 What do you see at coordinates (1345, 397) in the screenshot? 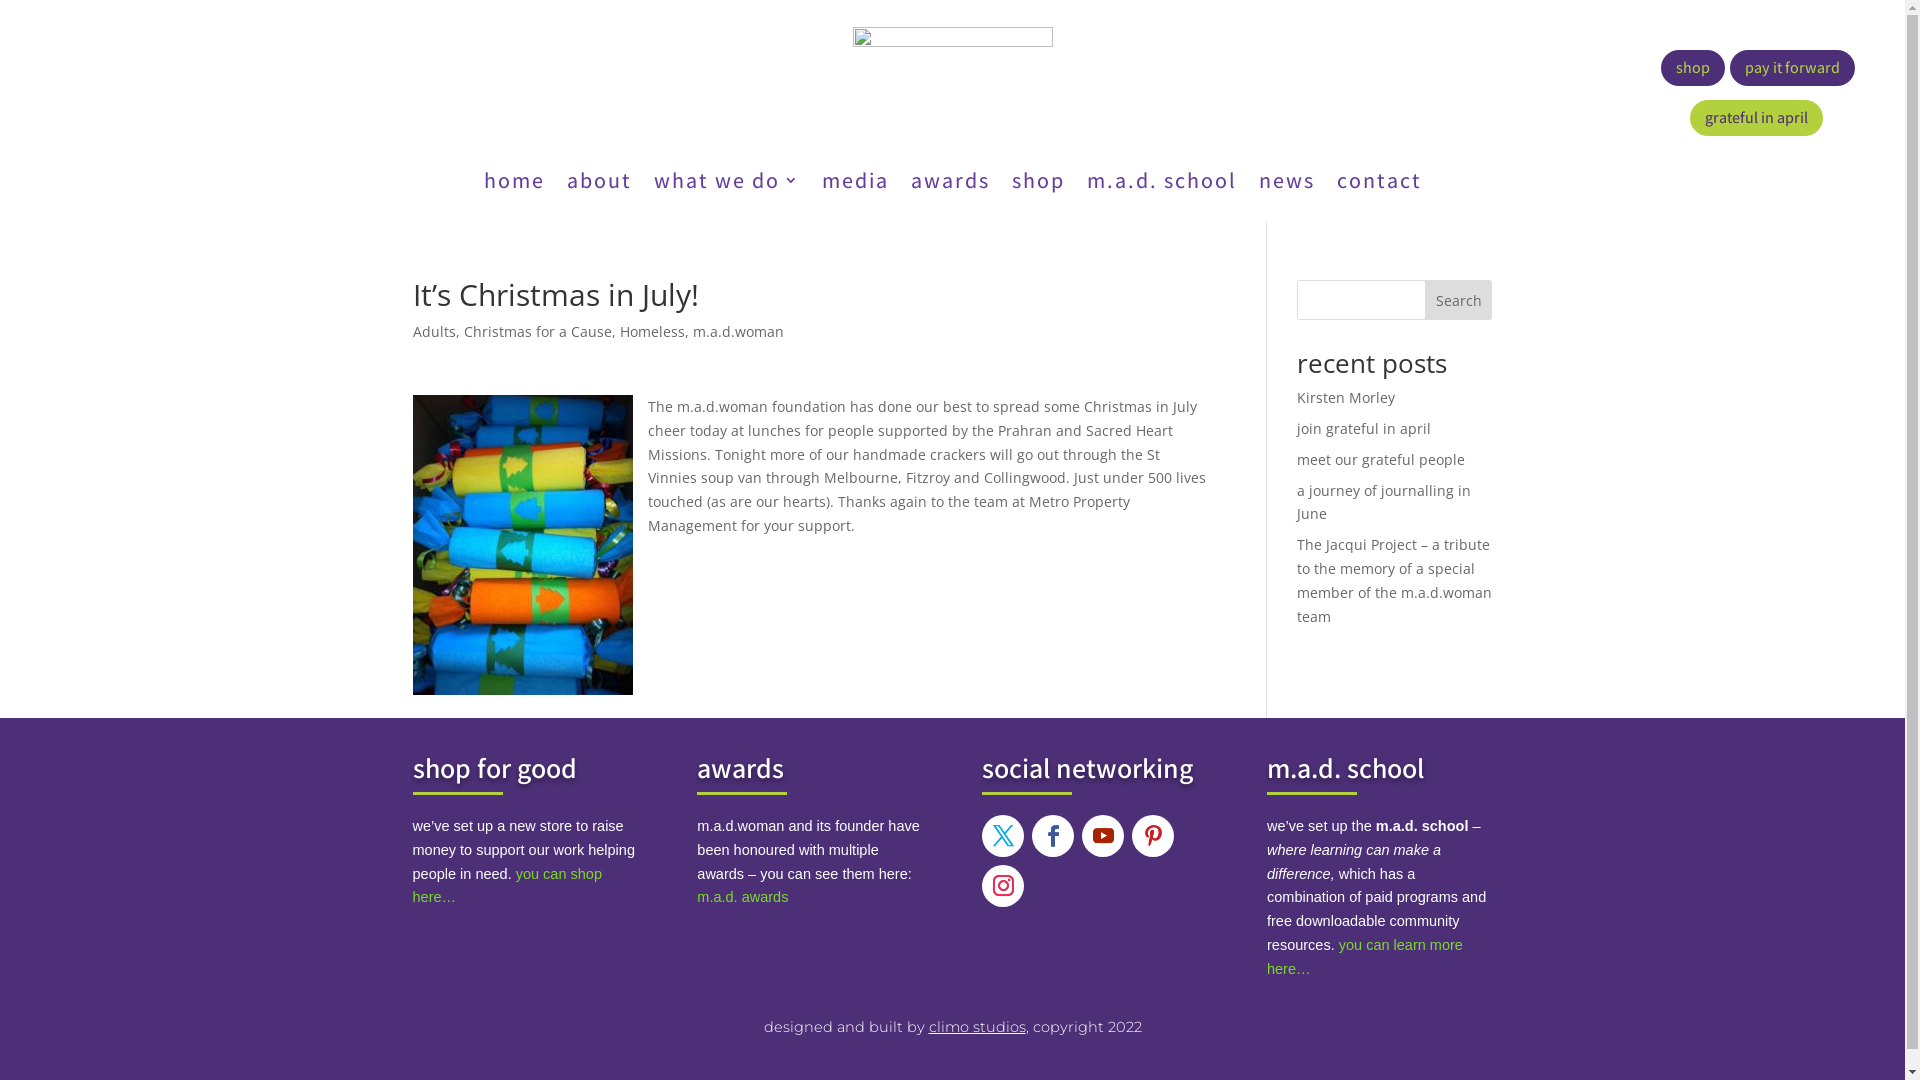
I see `'Kirsten Morley'` at bounding box center [1345, 397].